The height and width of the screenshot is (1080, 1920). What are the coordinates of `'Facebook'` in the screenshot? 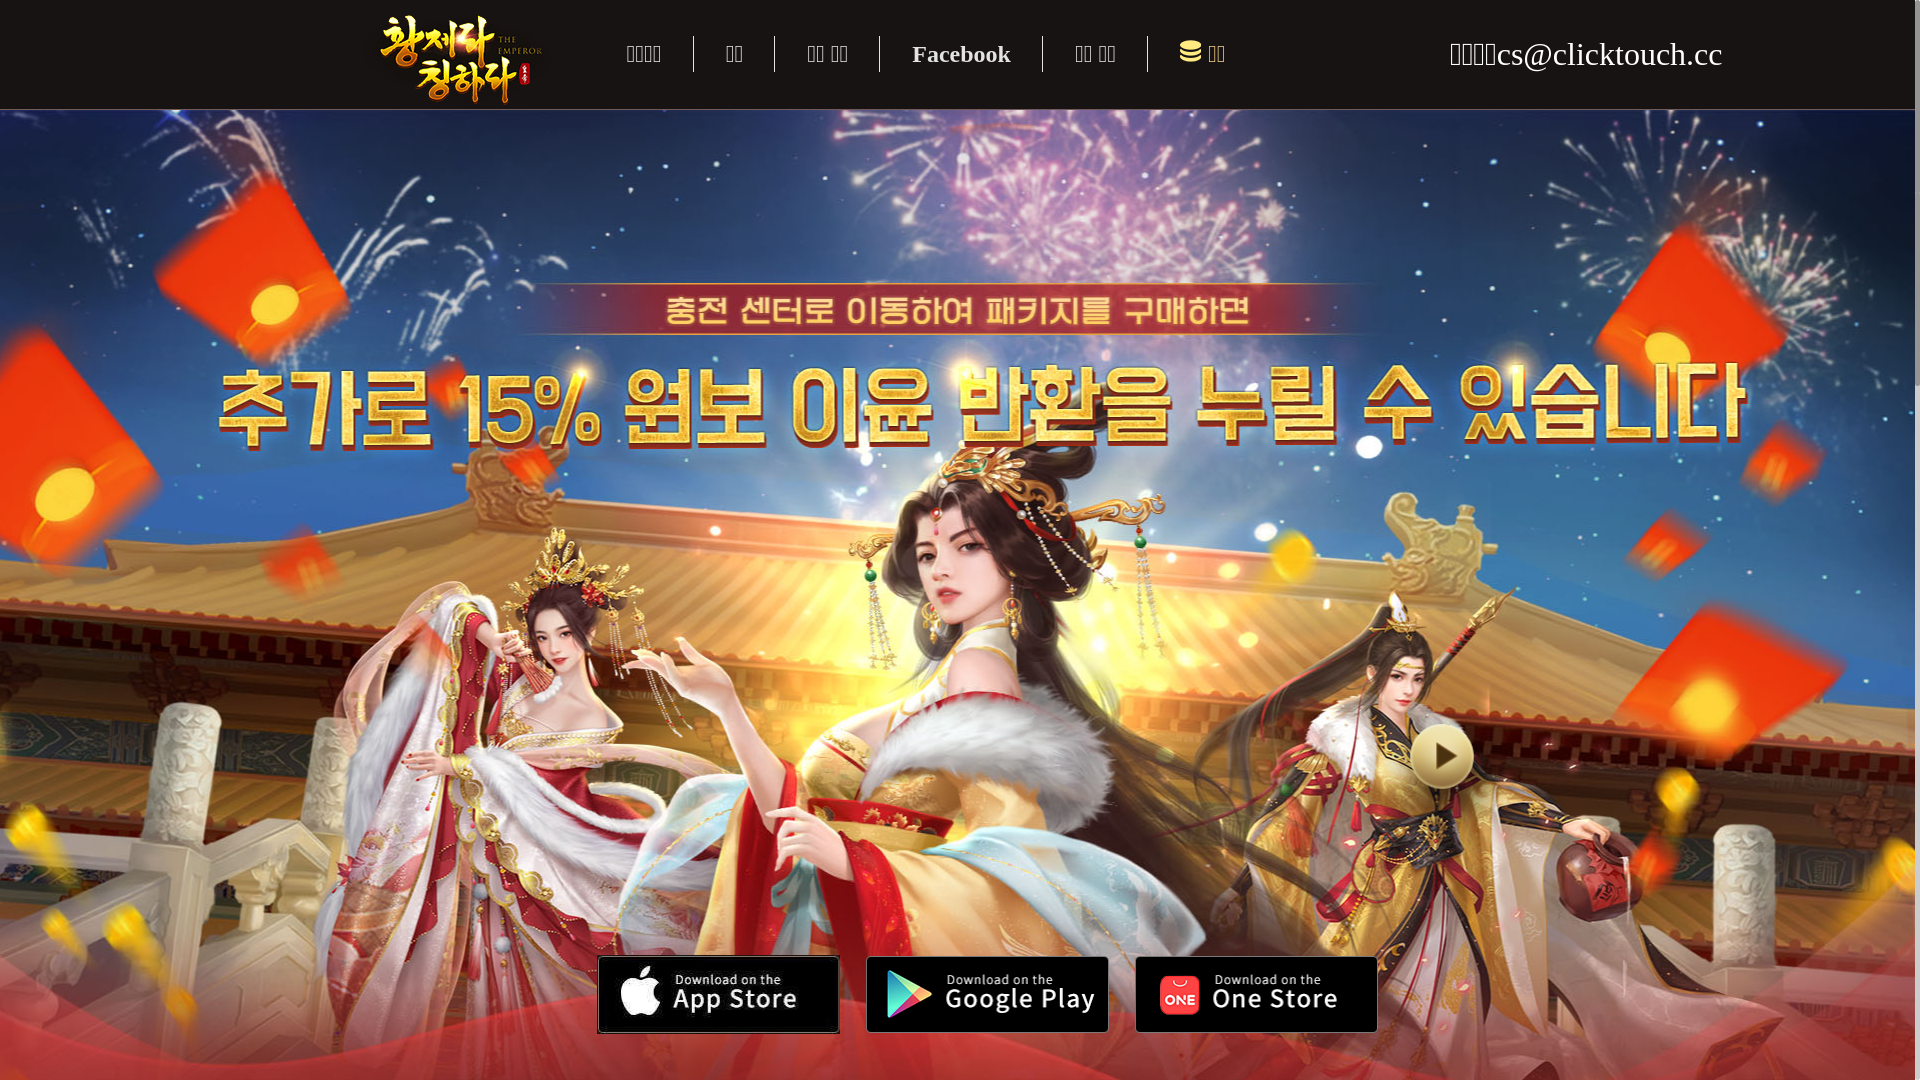 It's located at (961, 53).